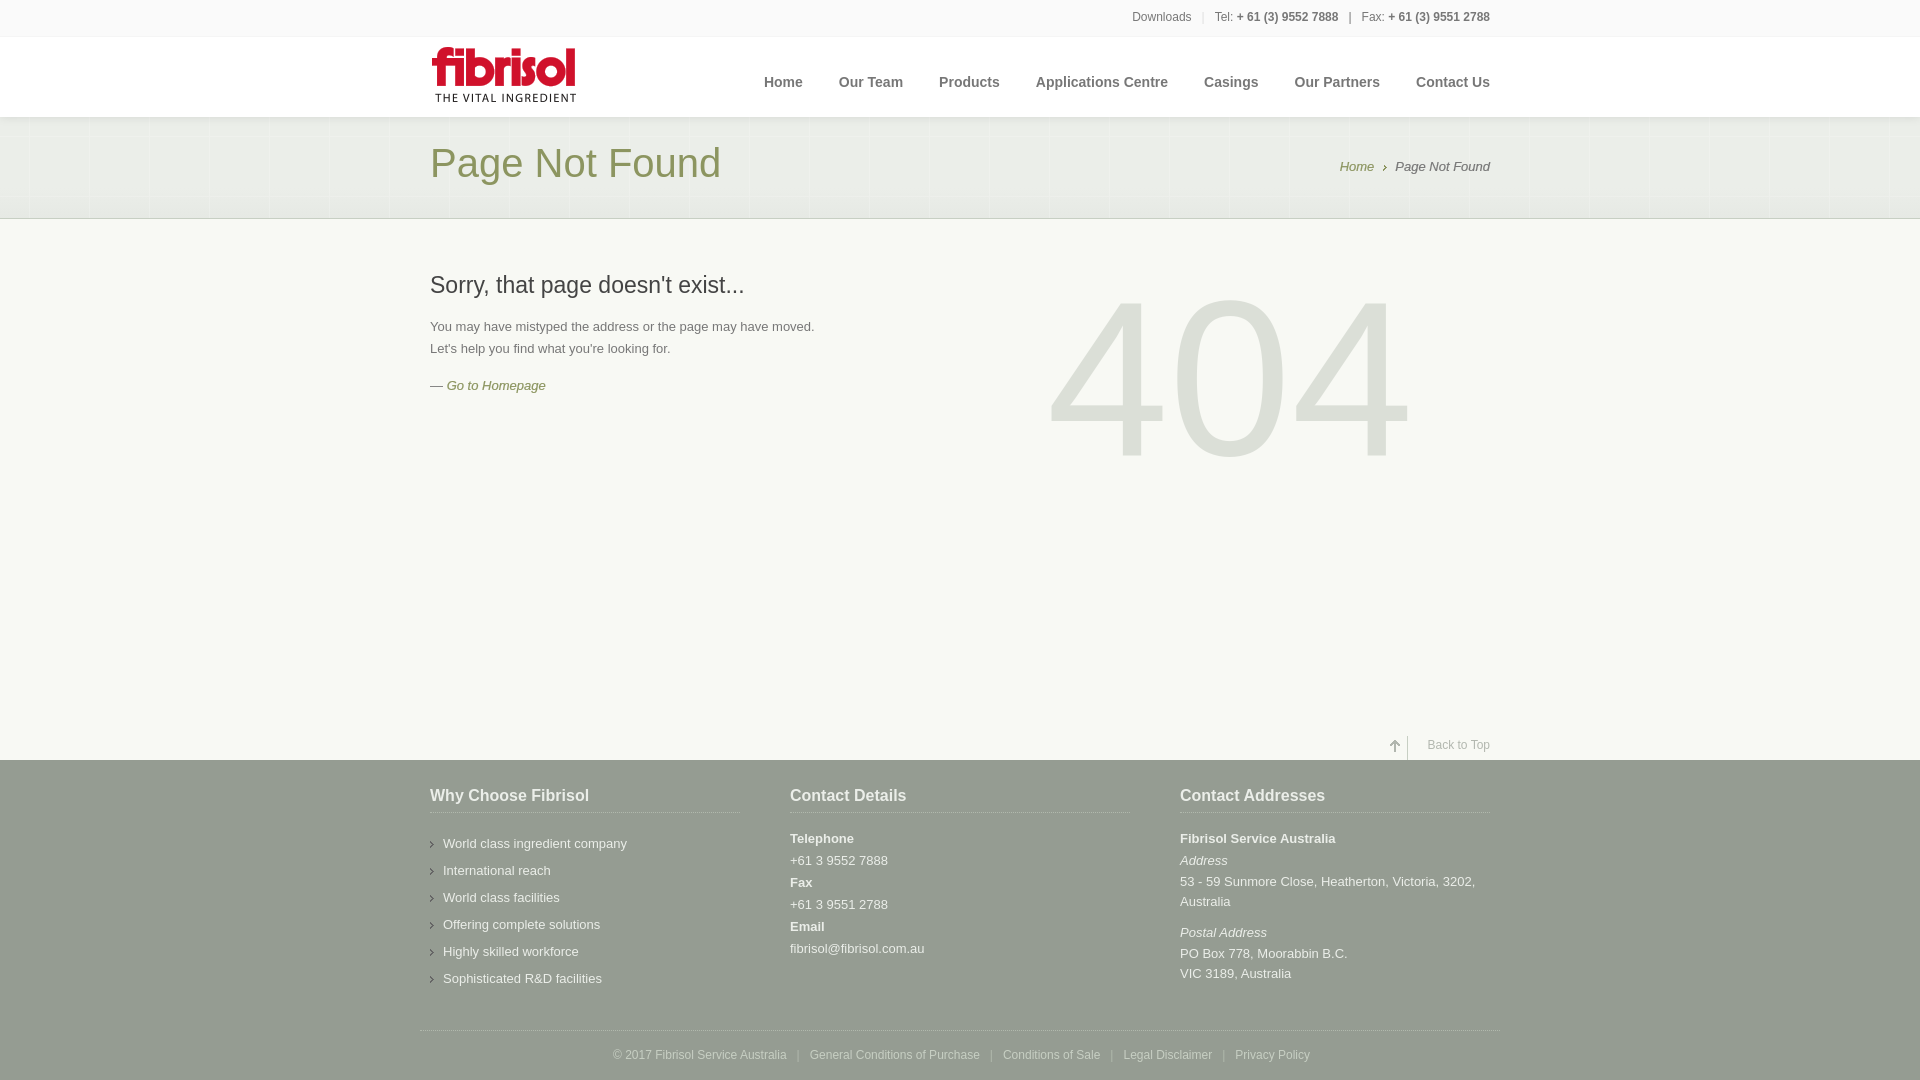 The width and height of the screenshot is (1920, 1080). Describe the element at coordinates (782, 92) in the screenshot. I see `'Home'` at that location.